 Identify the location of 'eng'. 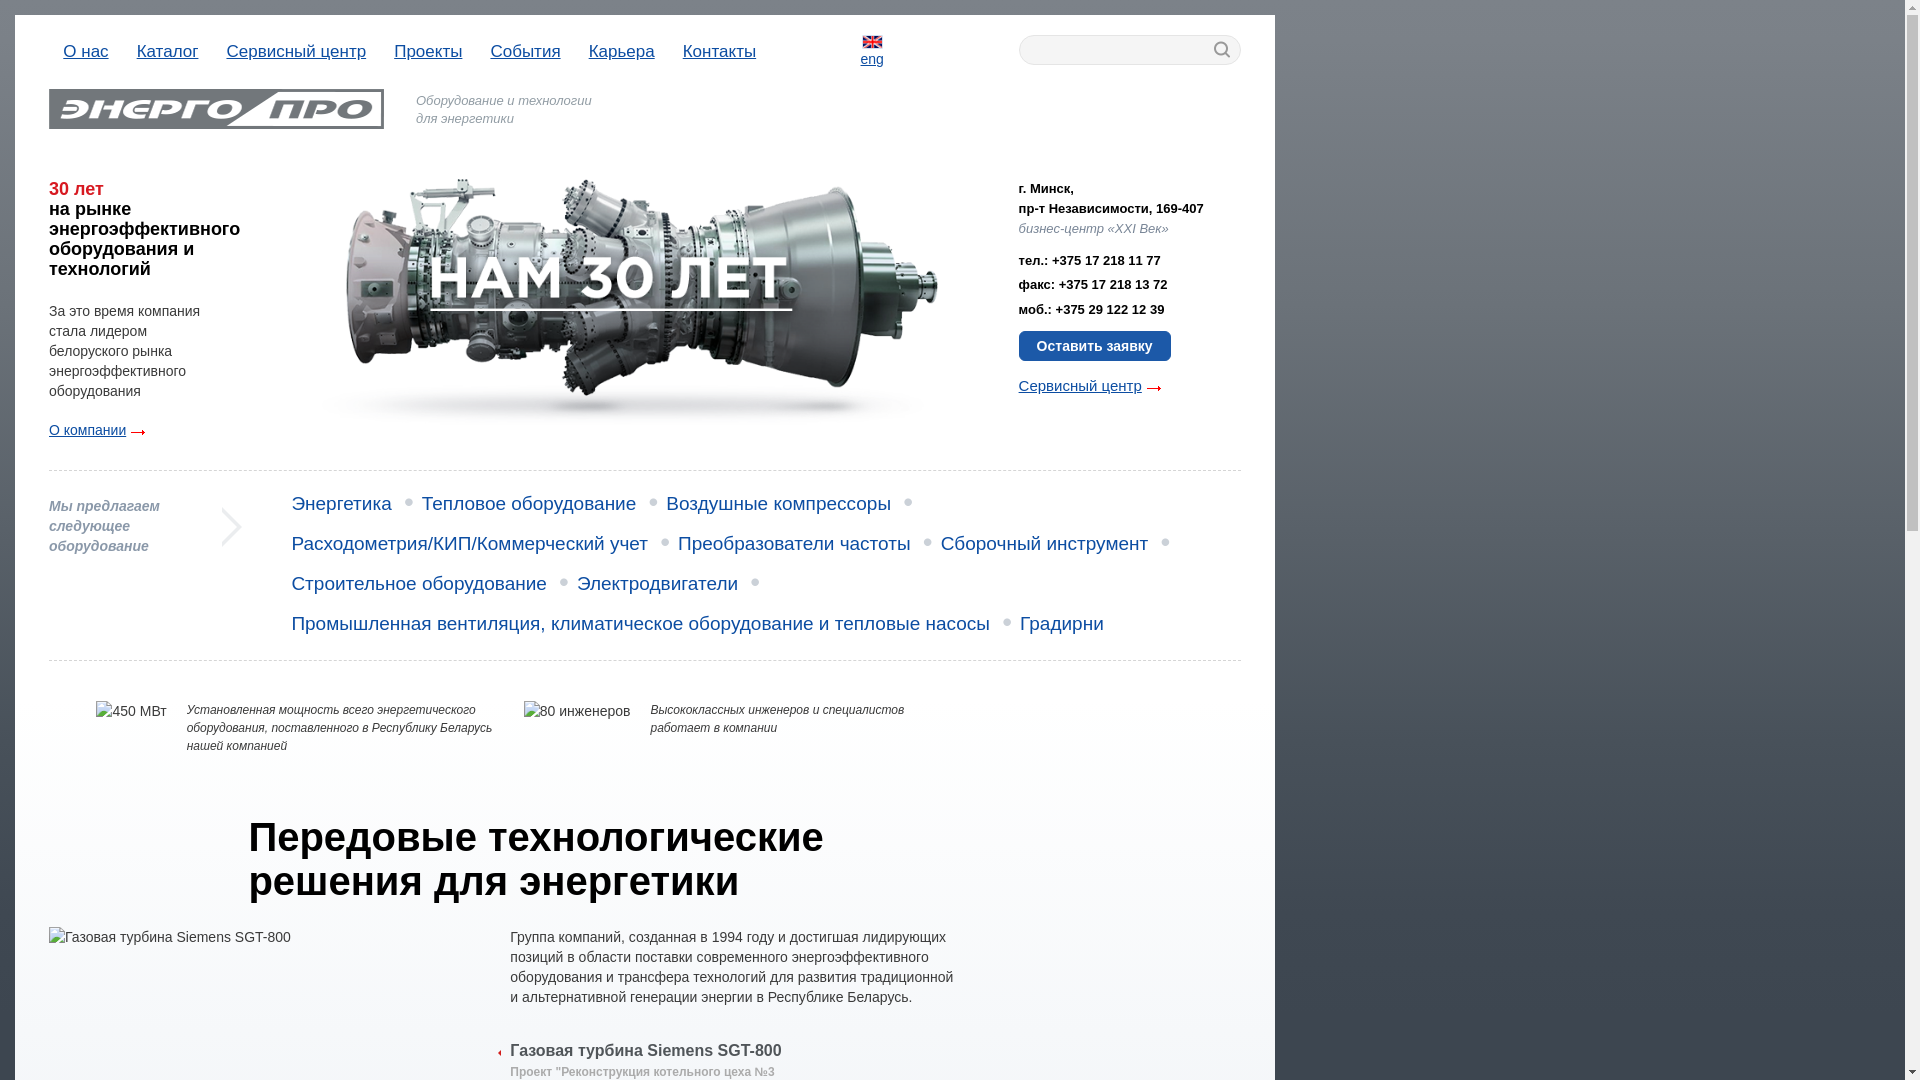
(872, 49).